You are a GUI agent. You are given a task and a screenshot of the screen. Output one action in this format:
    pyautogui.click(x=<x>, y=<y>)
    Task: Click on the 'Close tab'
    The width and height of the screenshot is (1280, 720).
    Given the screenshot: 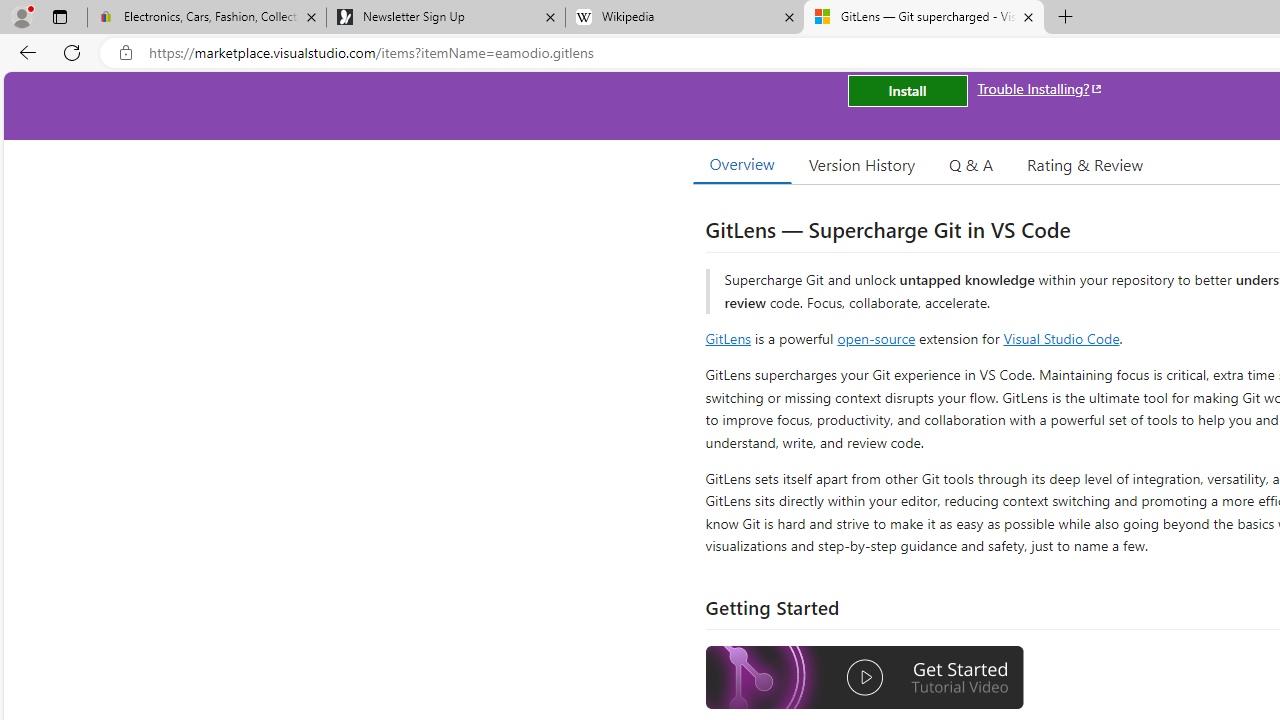 What is the action you would take?
    pyautogui.click(x=1028, y=17)
    